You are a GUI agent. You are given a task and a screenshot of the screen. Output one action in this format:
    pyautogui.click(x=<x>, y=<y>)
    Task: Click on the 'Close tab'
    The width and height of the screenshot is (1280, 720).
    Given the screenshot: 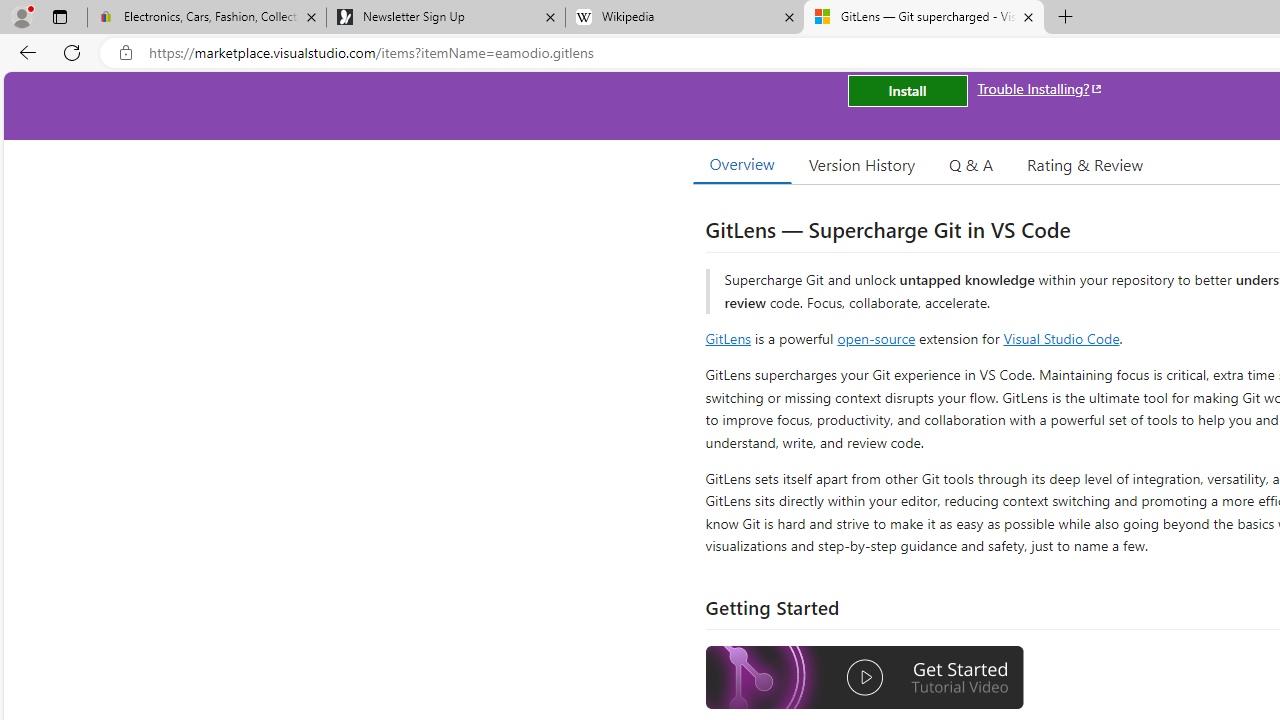 What is the action you would take?
    pyautogui.click(x=1028, y=17)
    